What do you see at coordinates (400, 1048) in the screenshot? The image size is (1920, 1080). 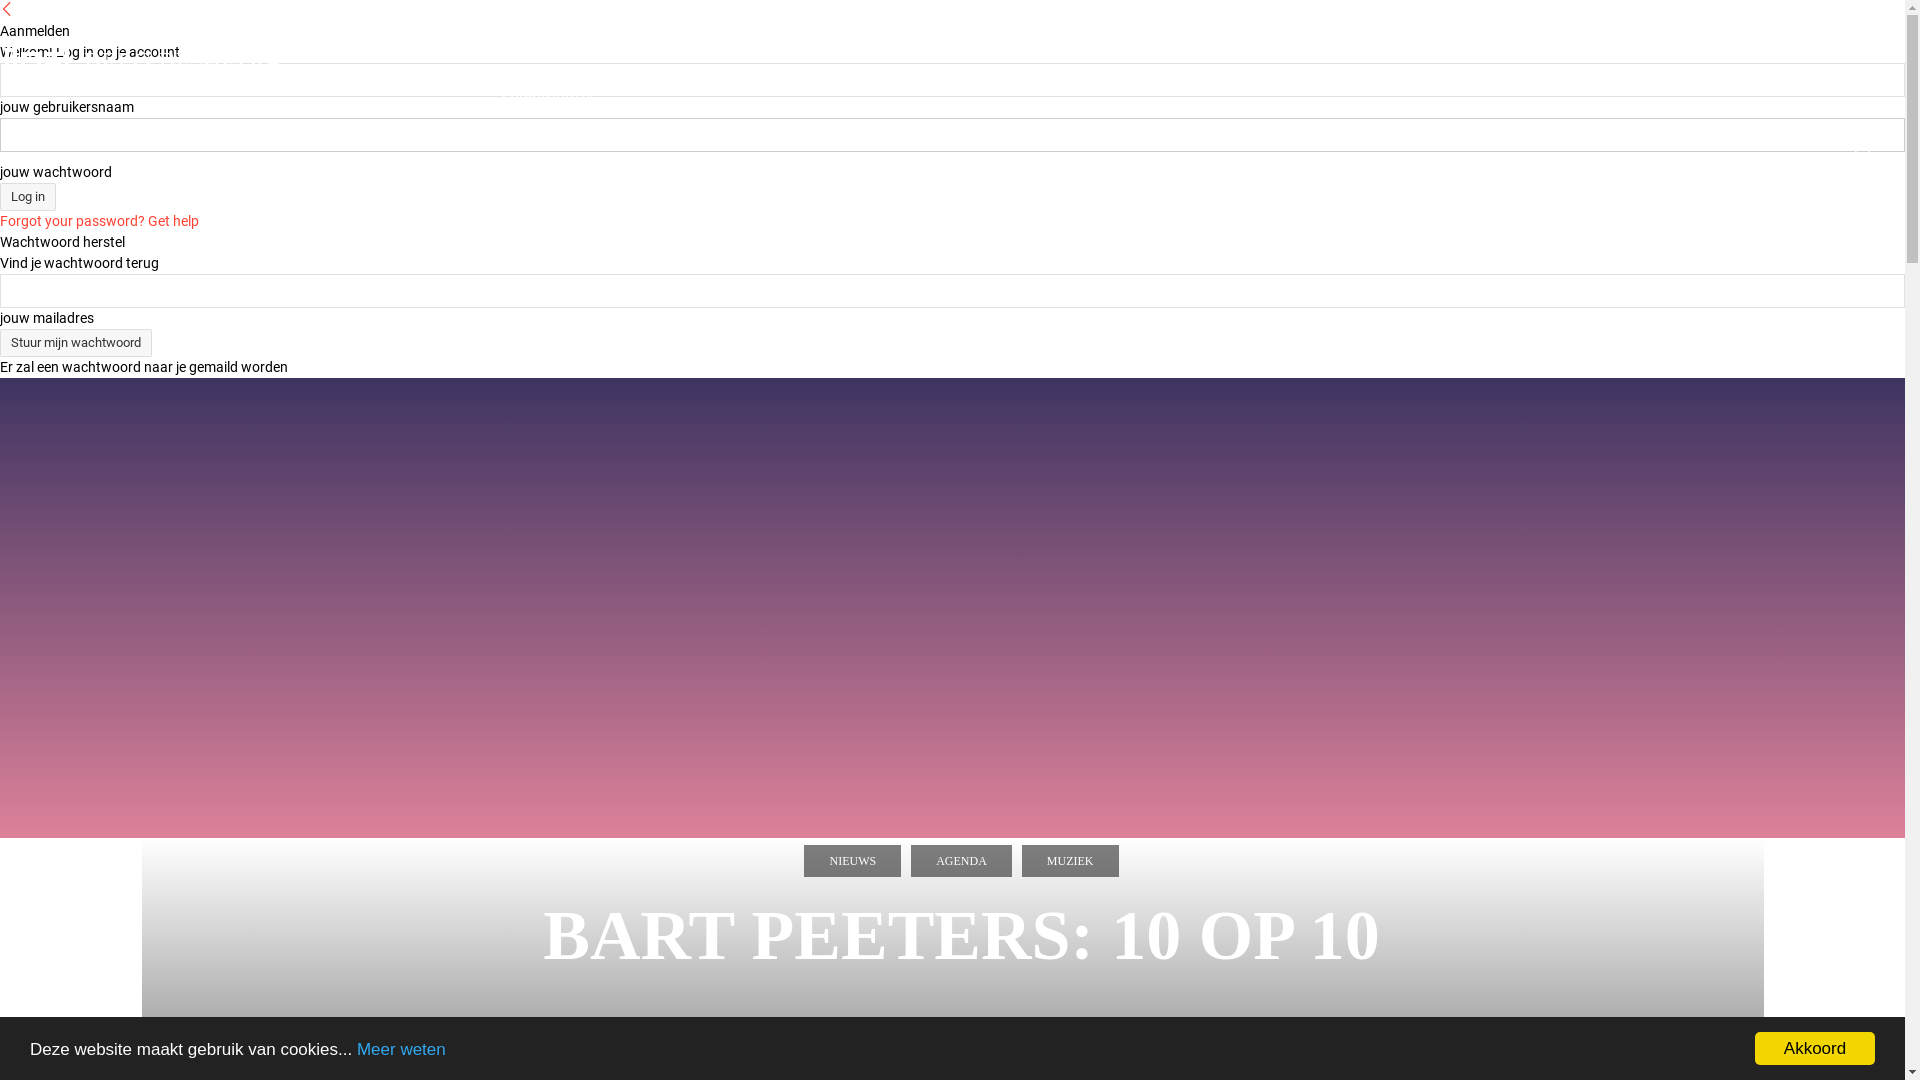 I see `'Meer weten'` at bounding box center [400, 1048].